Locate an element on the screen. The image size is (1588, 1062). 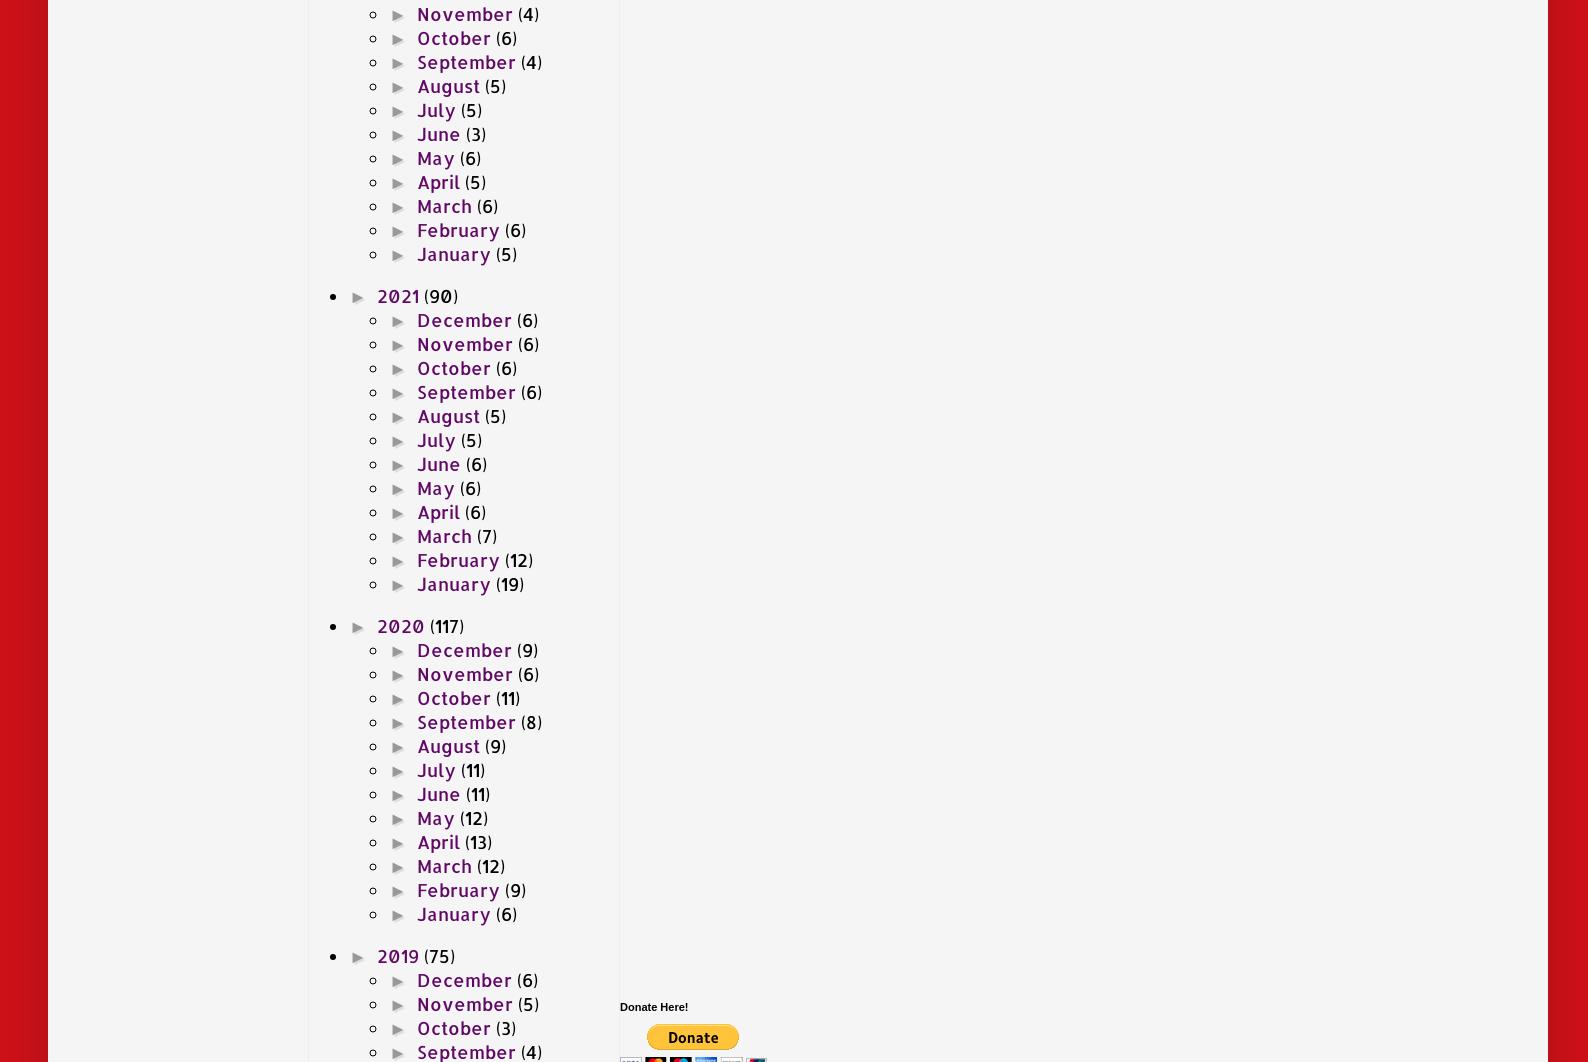
'2020' is located at coordinates (375, 624).